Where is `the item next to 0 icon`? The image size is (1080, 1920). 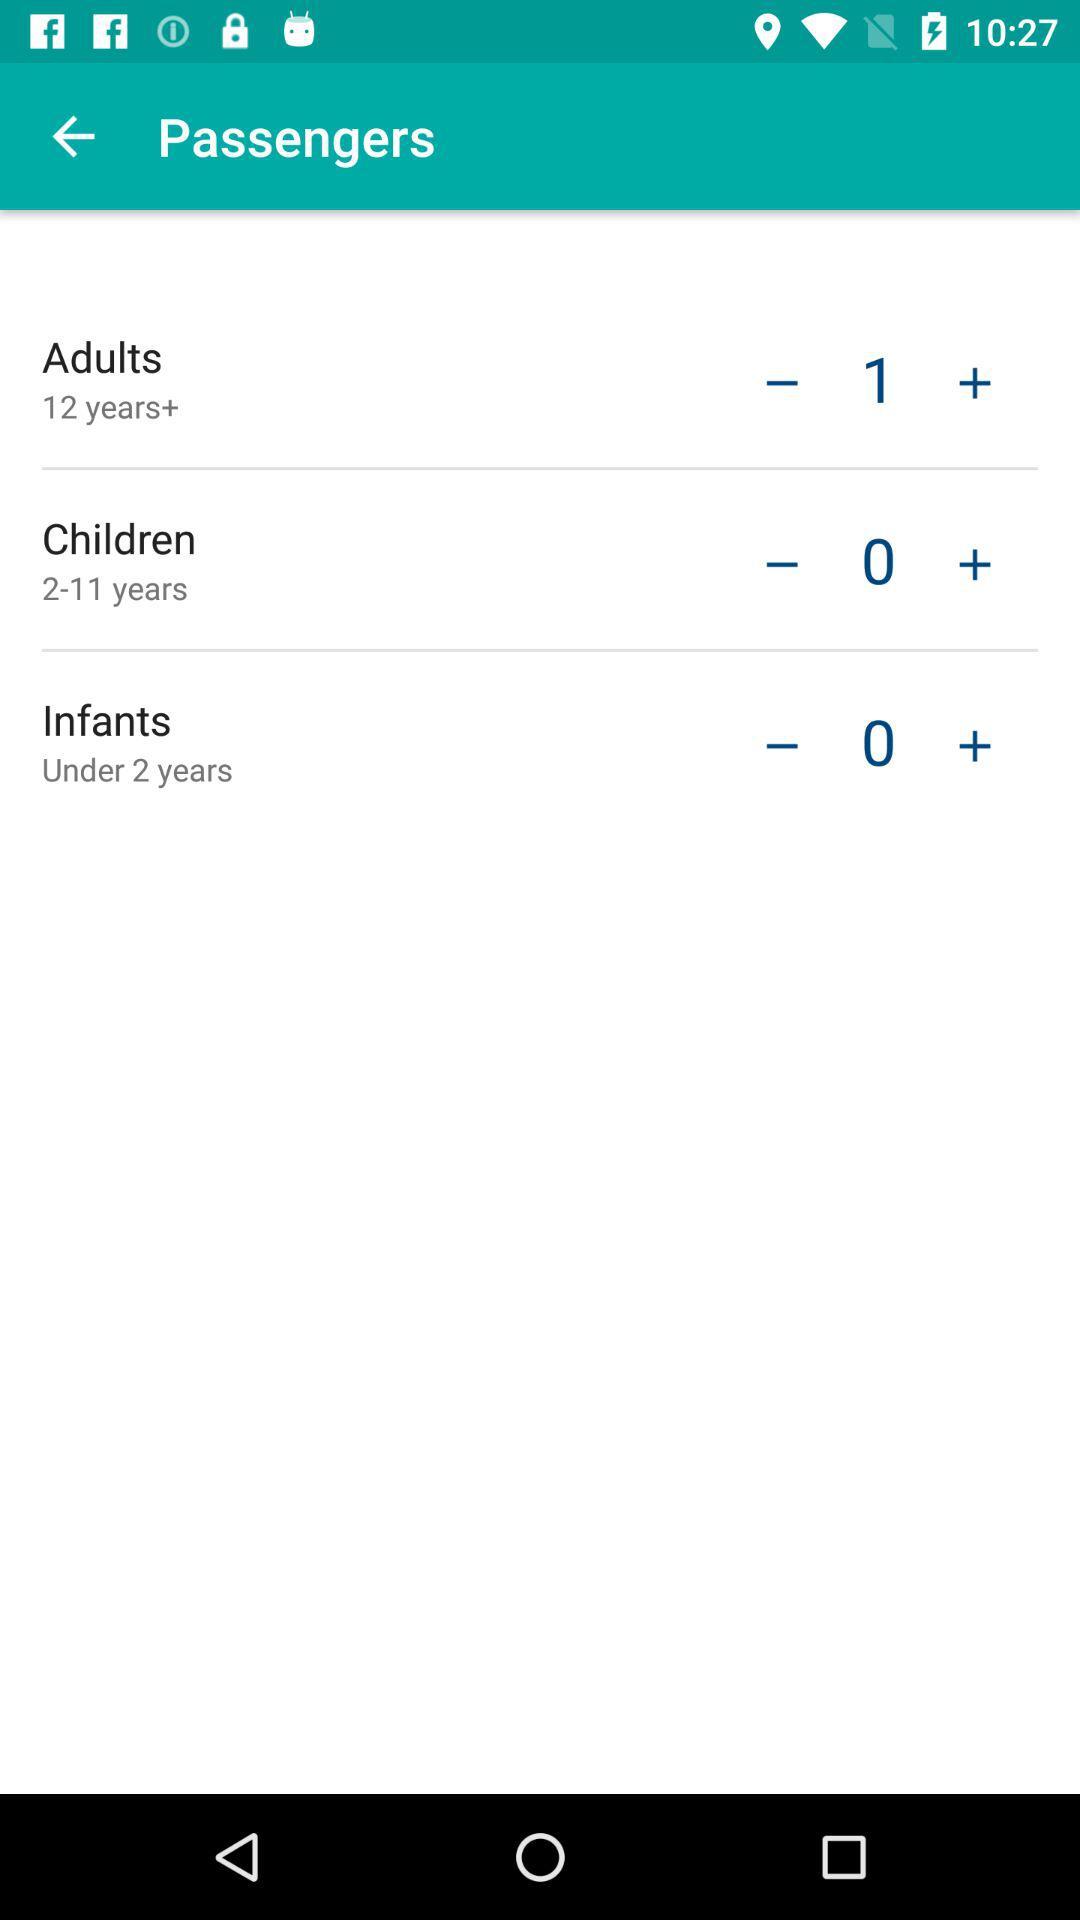 the item next to 0 icon is located at coordinates (974, 742).